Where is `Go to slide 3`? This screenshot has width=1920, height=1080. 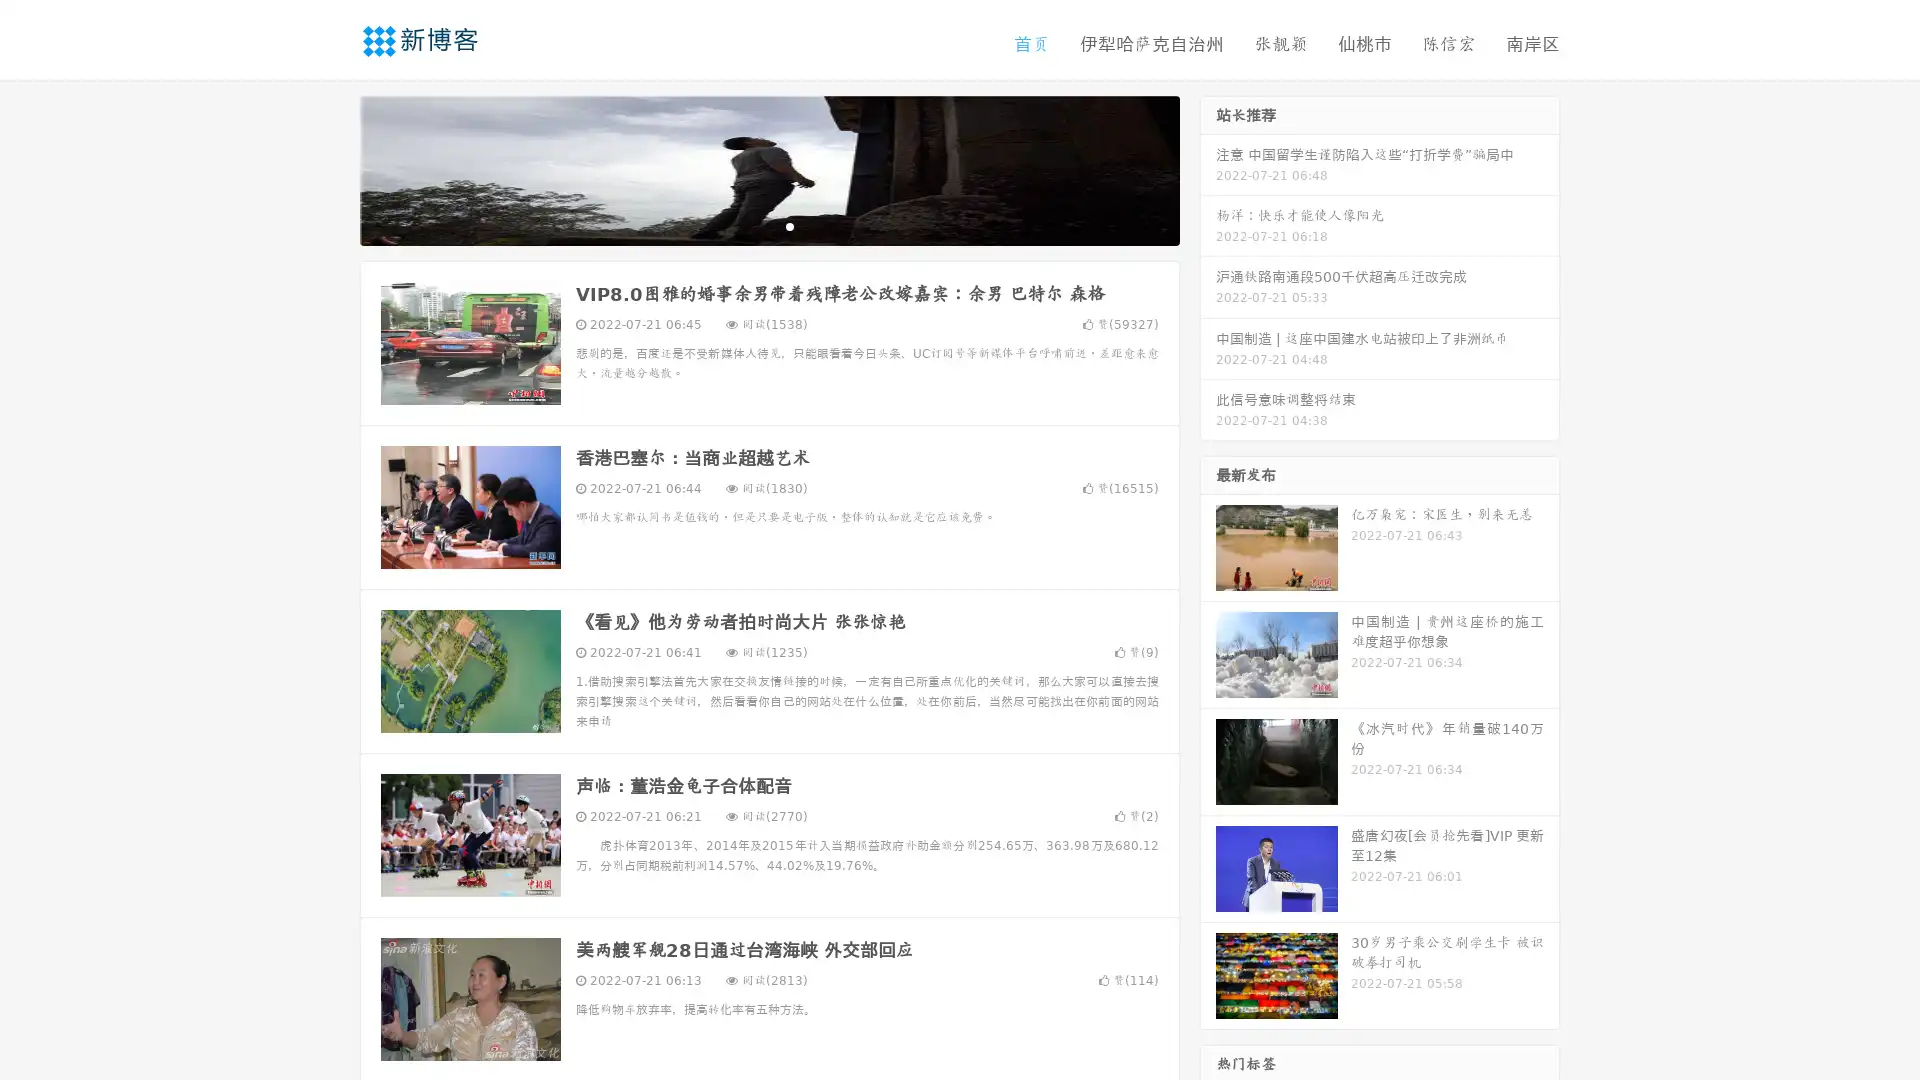
Go to slide 3 is located at coordinates (789, 225).